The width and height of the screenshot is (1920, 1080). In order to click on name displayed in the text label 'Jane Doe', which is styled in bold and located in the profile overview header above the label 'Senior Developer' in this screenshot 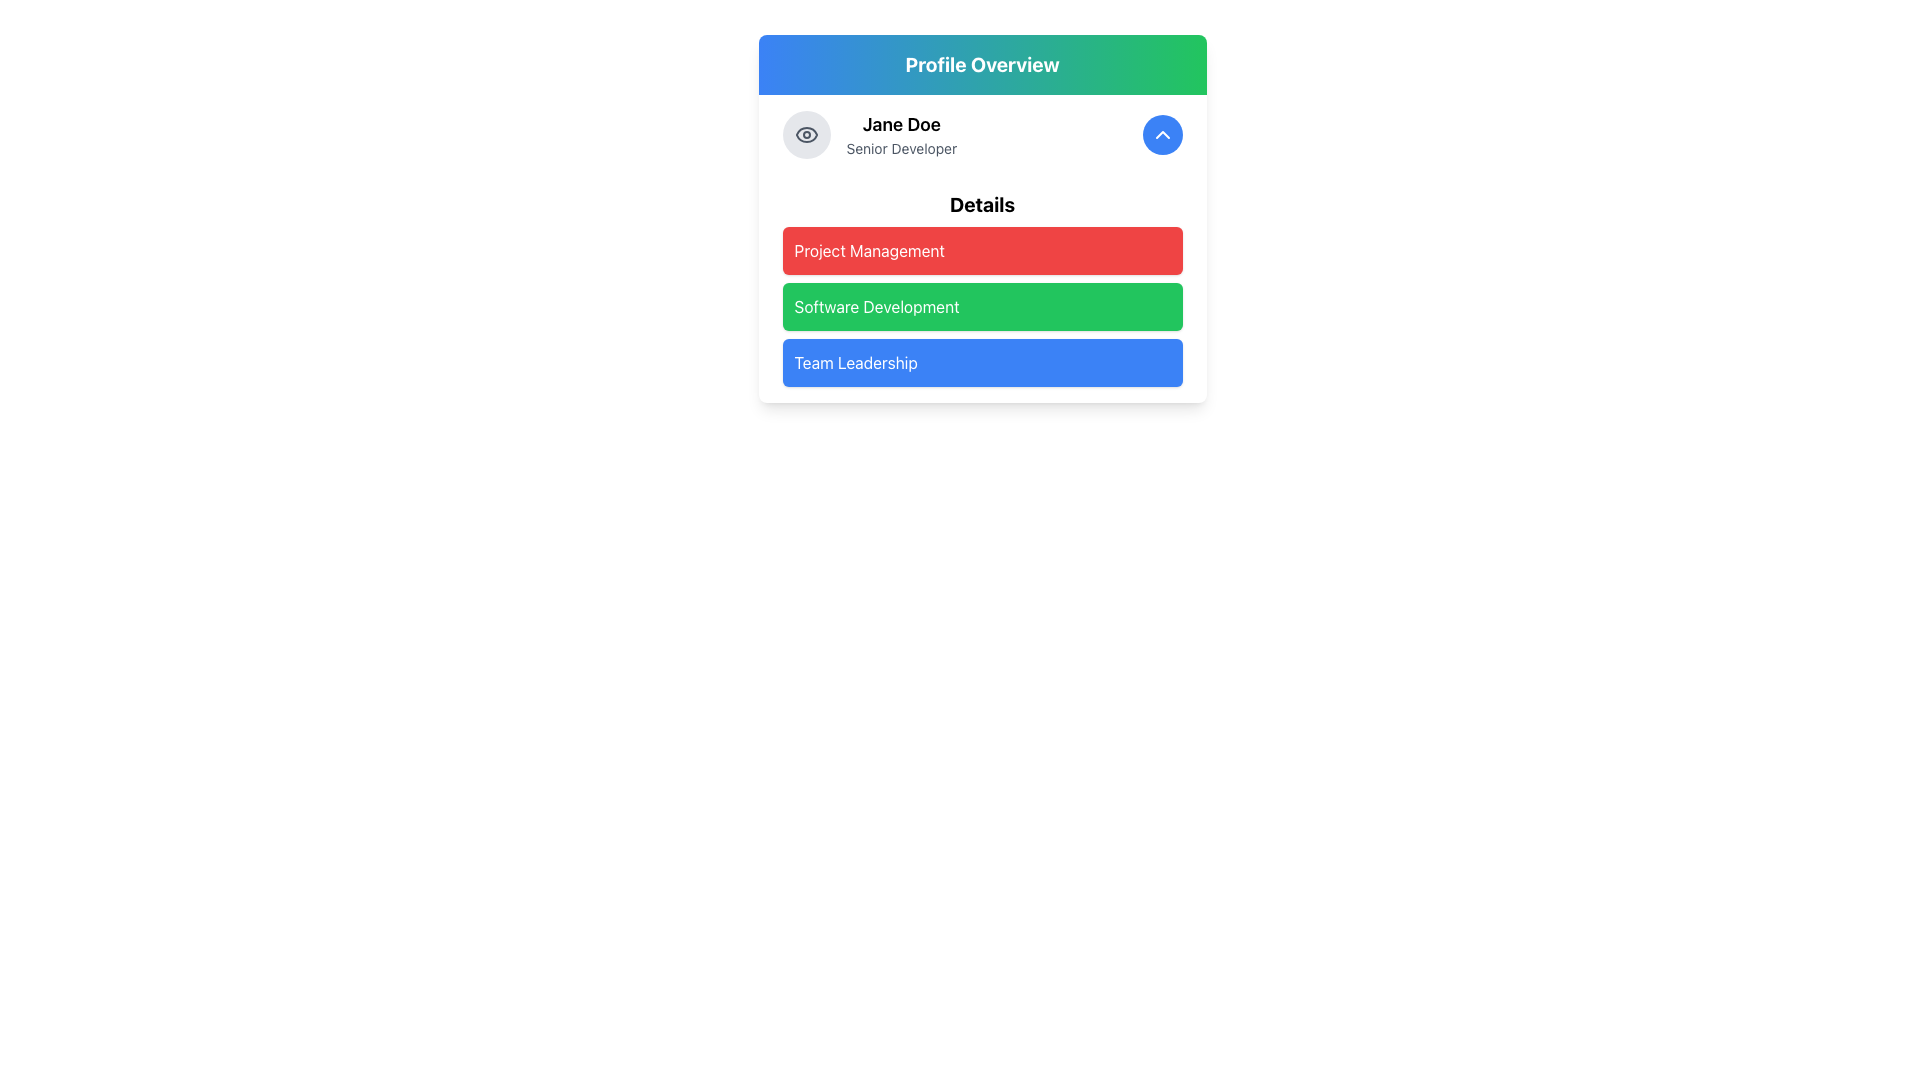, I will do `click(900, 124)`.